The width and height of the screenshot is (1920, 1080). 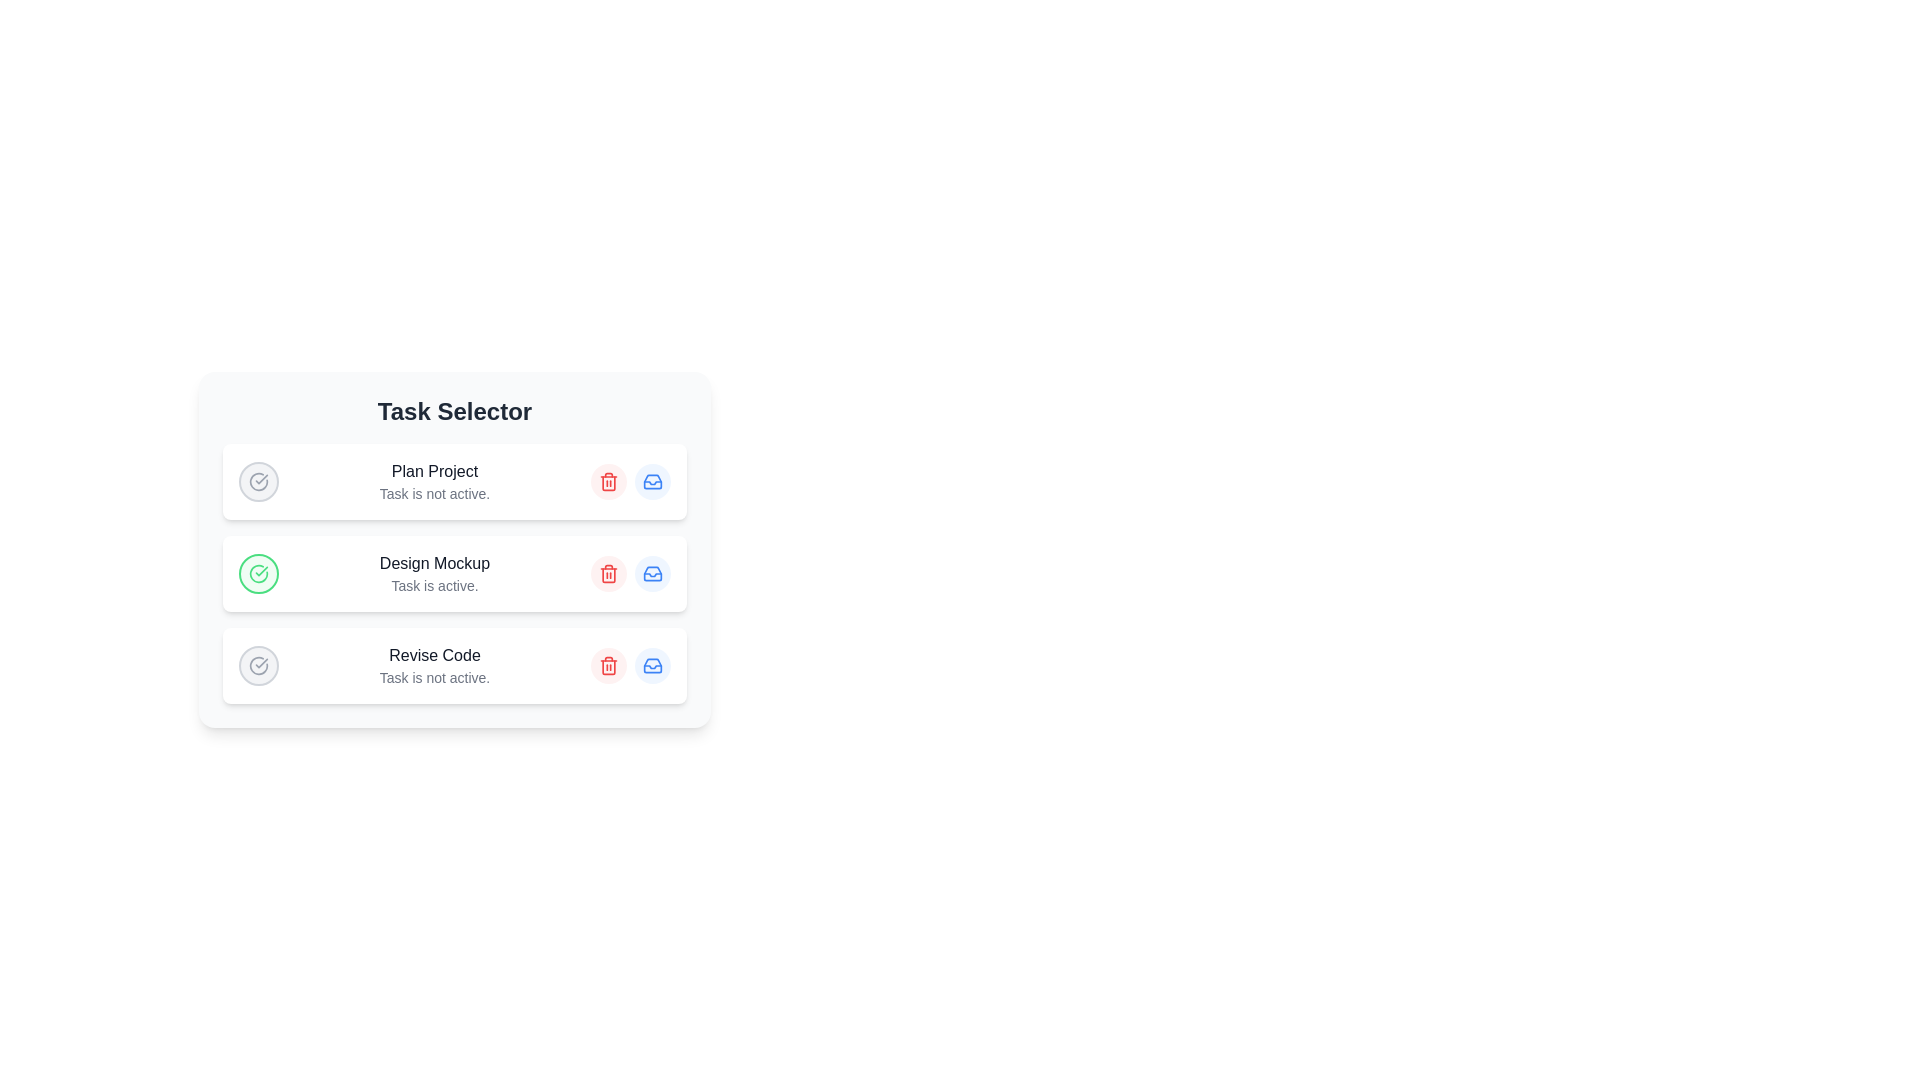 I want to click on the distinct inbox-like icon positioned to the far right of the 'Design Mockup' list item under the 'Task Selector' header, so click(x=652, y=574).